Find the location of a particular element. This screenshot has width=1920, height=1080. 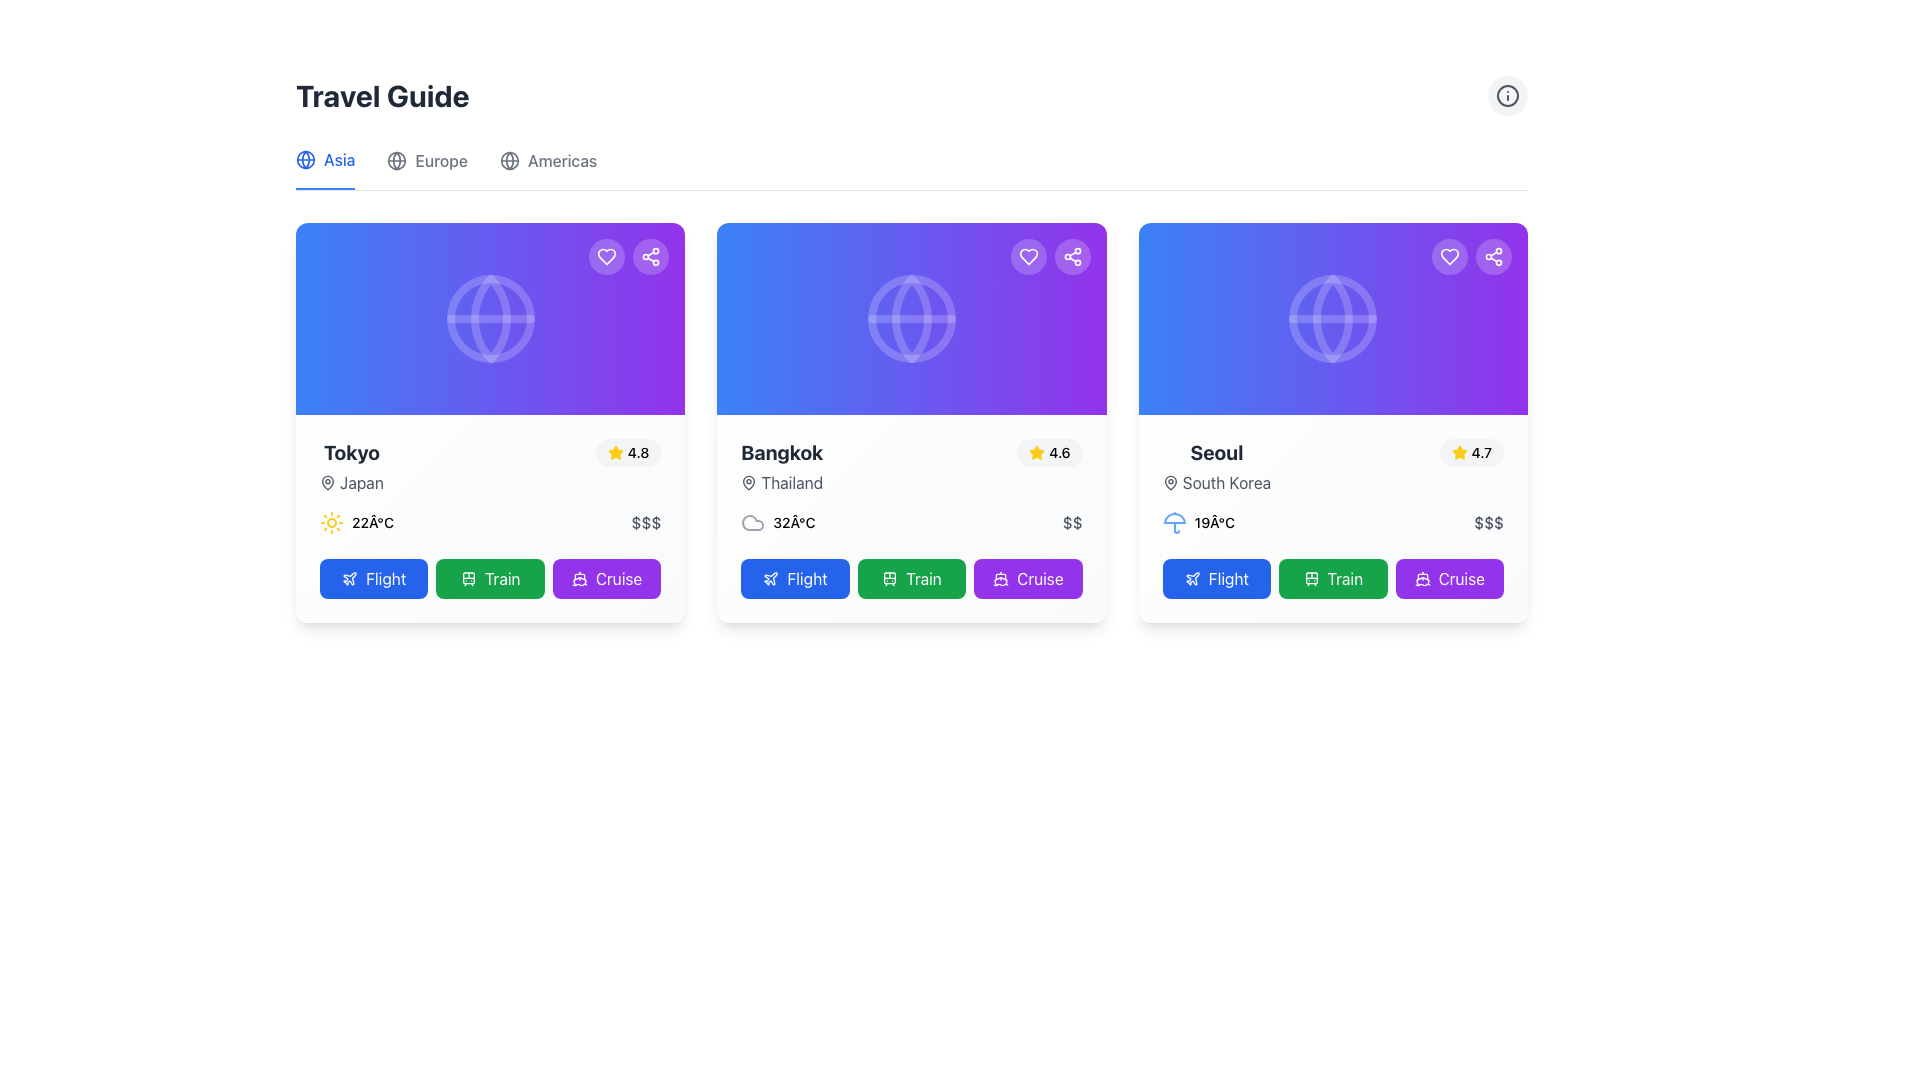

the SVG icon within the 'Flight' button located in the lower section of the travel options card, which represents information related to flights is located at coordinates (1192, 578).